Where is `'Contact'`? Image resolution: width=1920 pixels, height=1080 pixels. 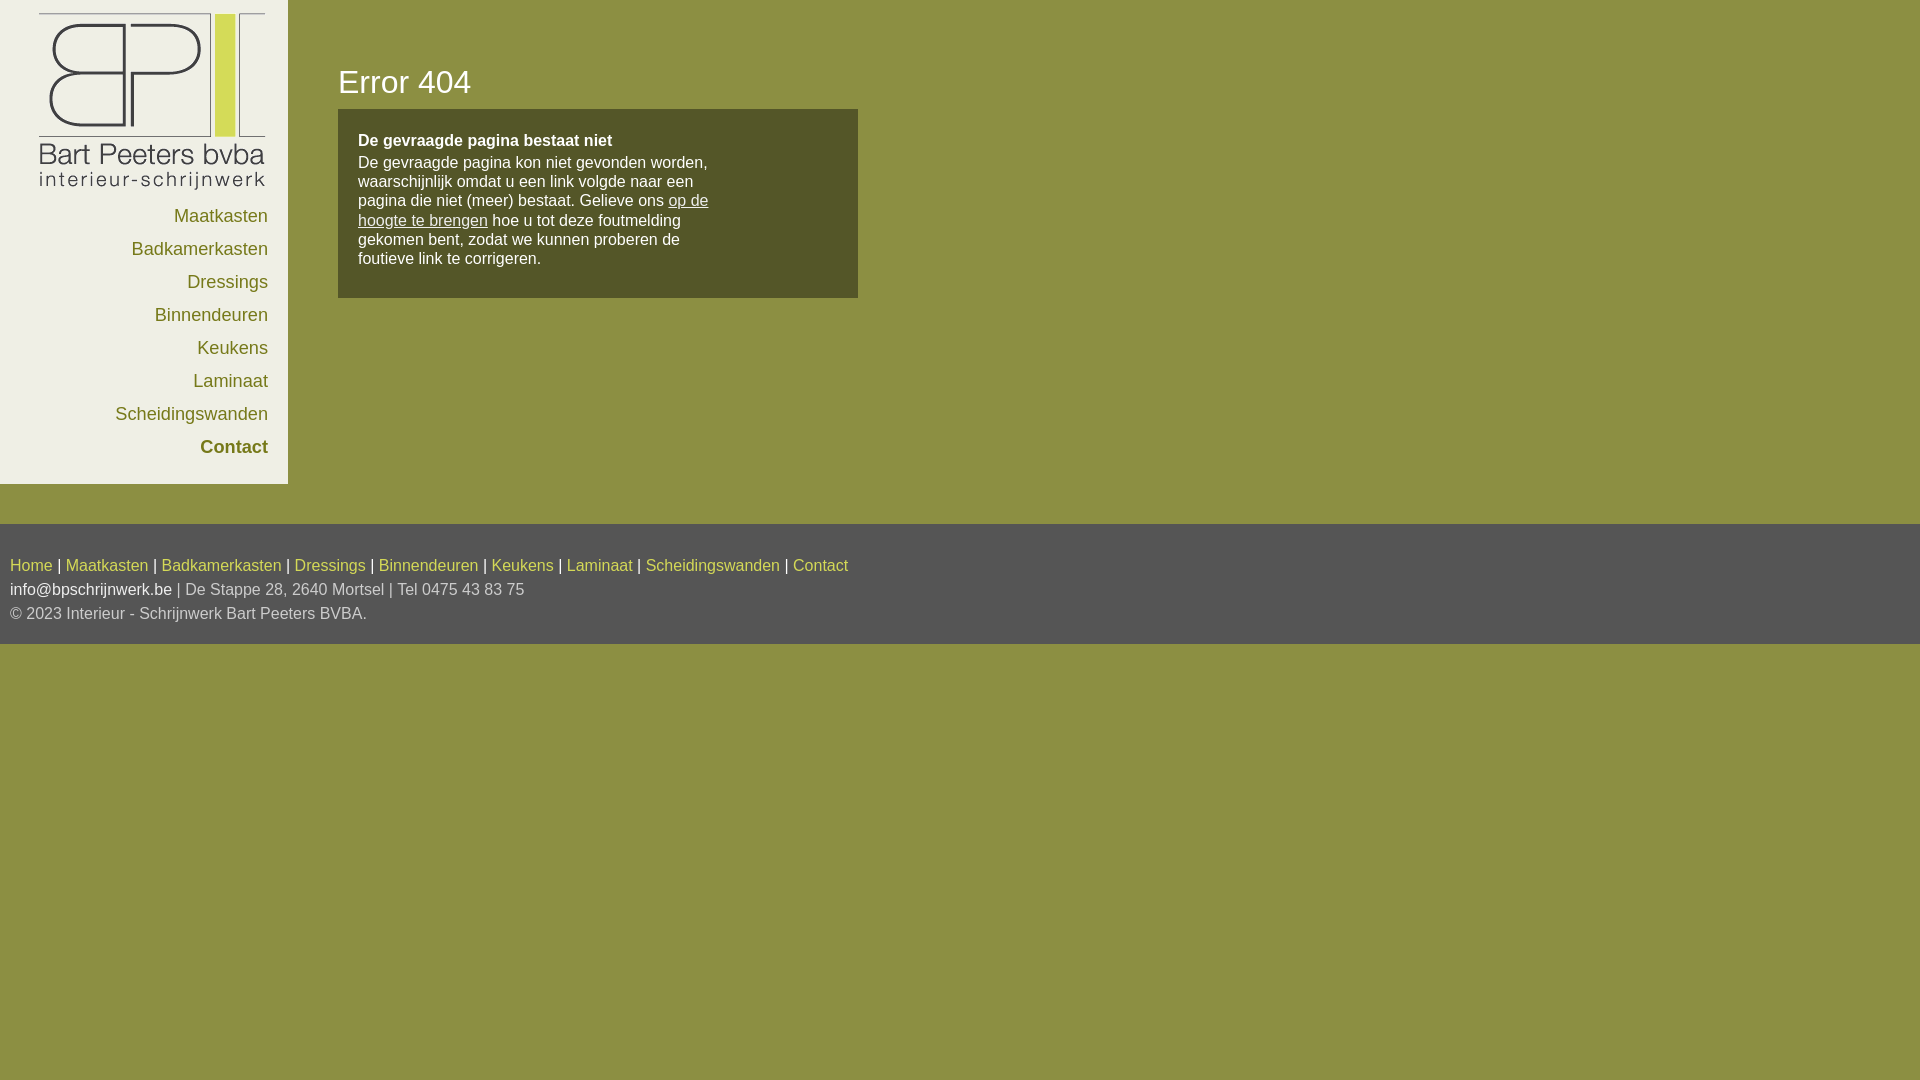
'Contact' is located at coordinates (234, 446).